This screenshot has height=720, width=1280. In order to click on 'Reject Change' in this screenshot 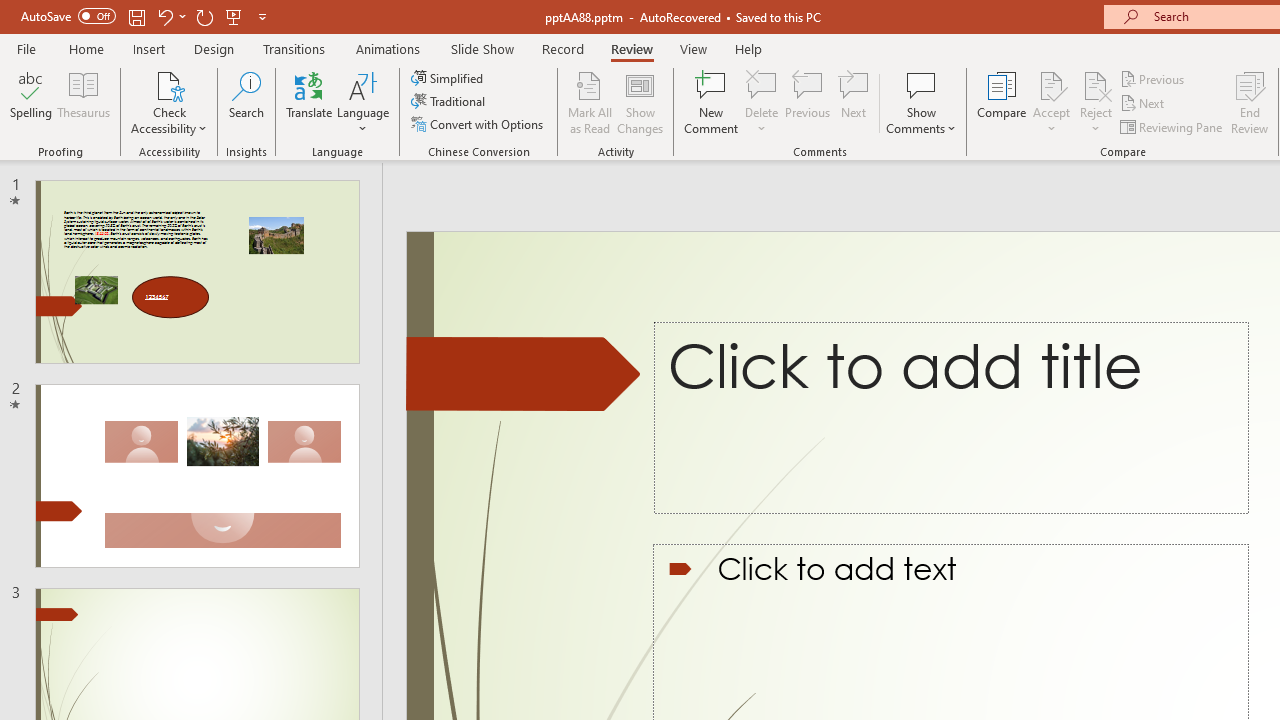, I will do `click(1095, 84)`.